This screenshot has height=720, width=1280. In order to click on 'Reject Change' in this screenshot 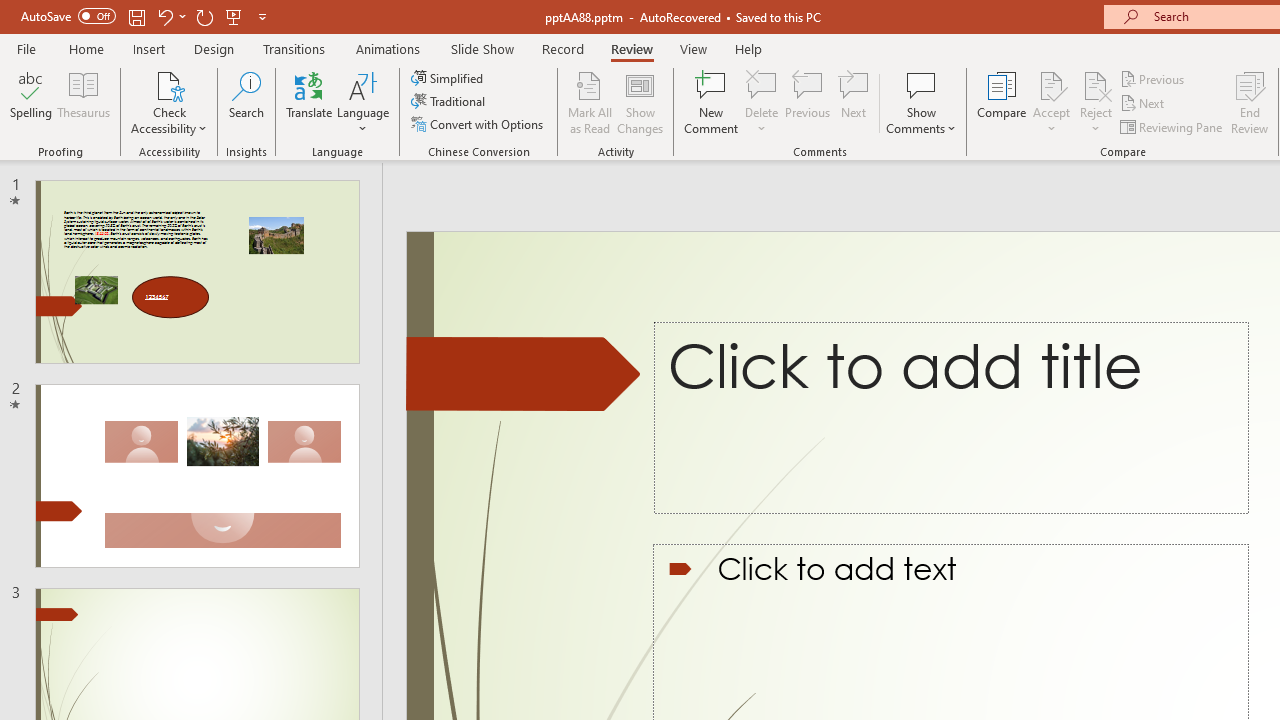, I will do `click(1095, 84)`.